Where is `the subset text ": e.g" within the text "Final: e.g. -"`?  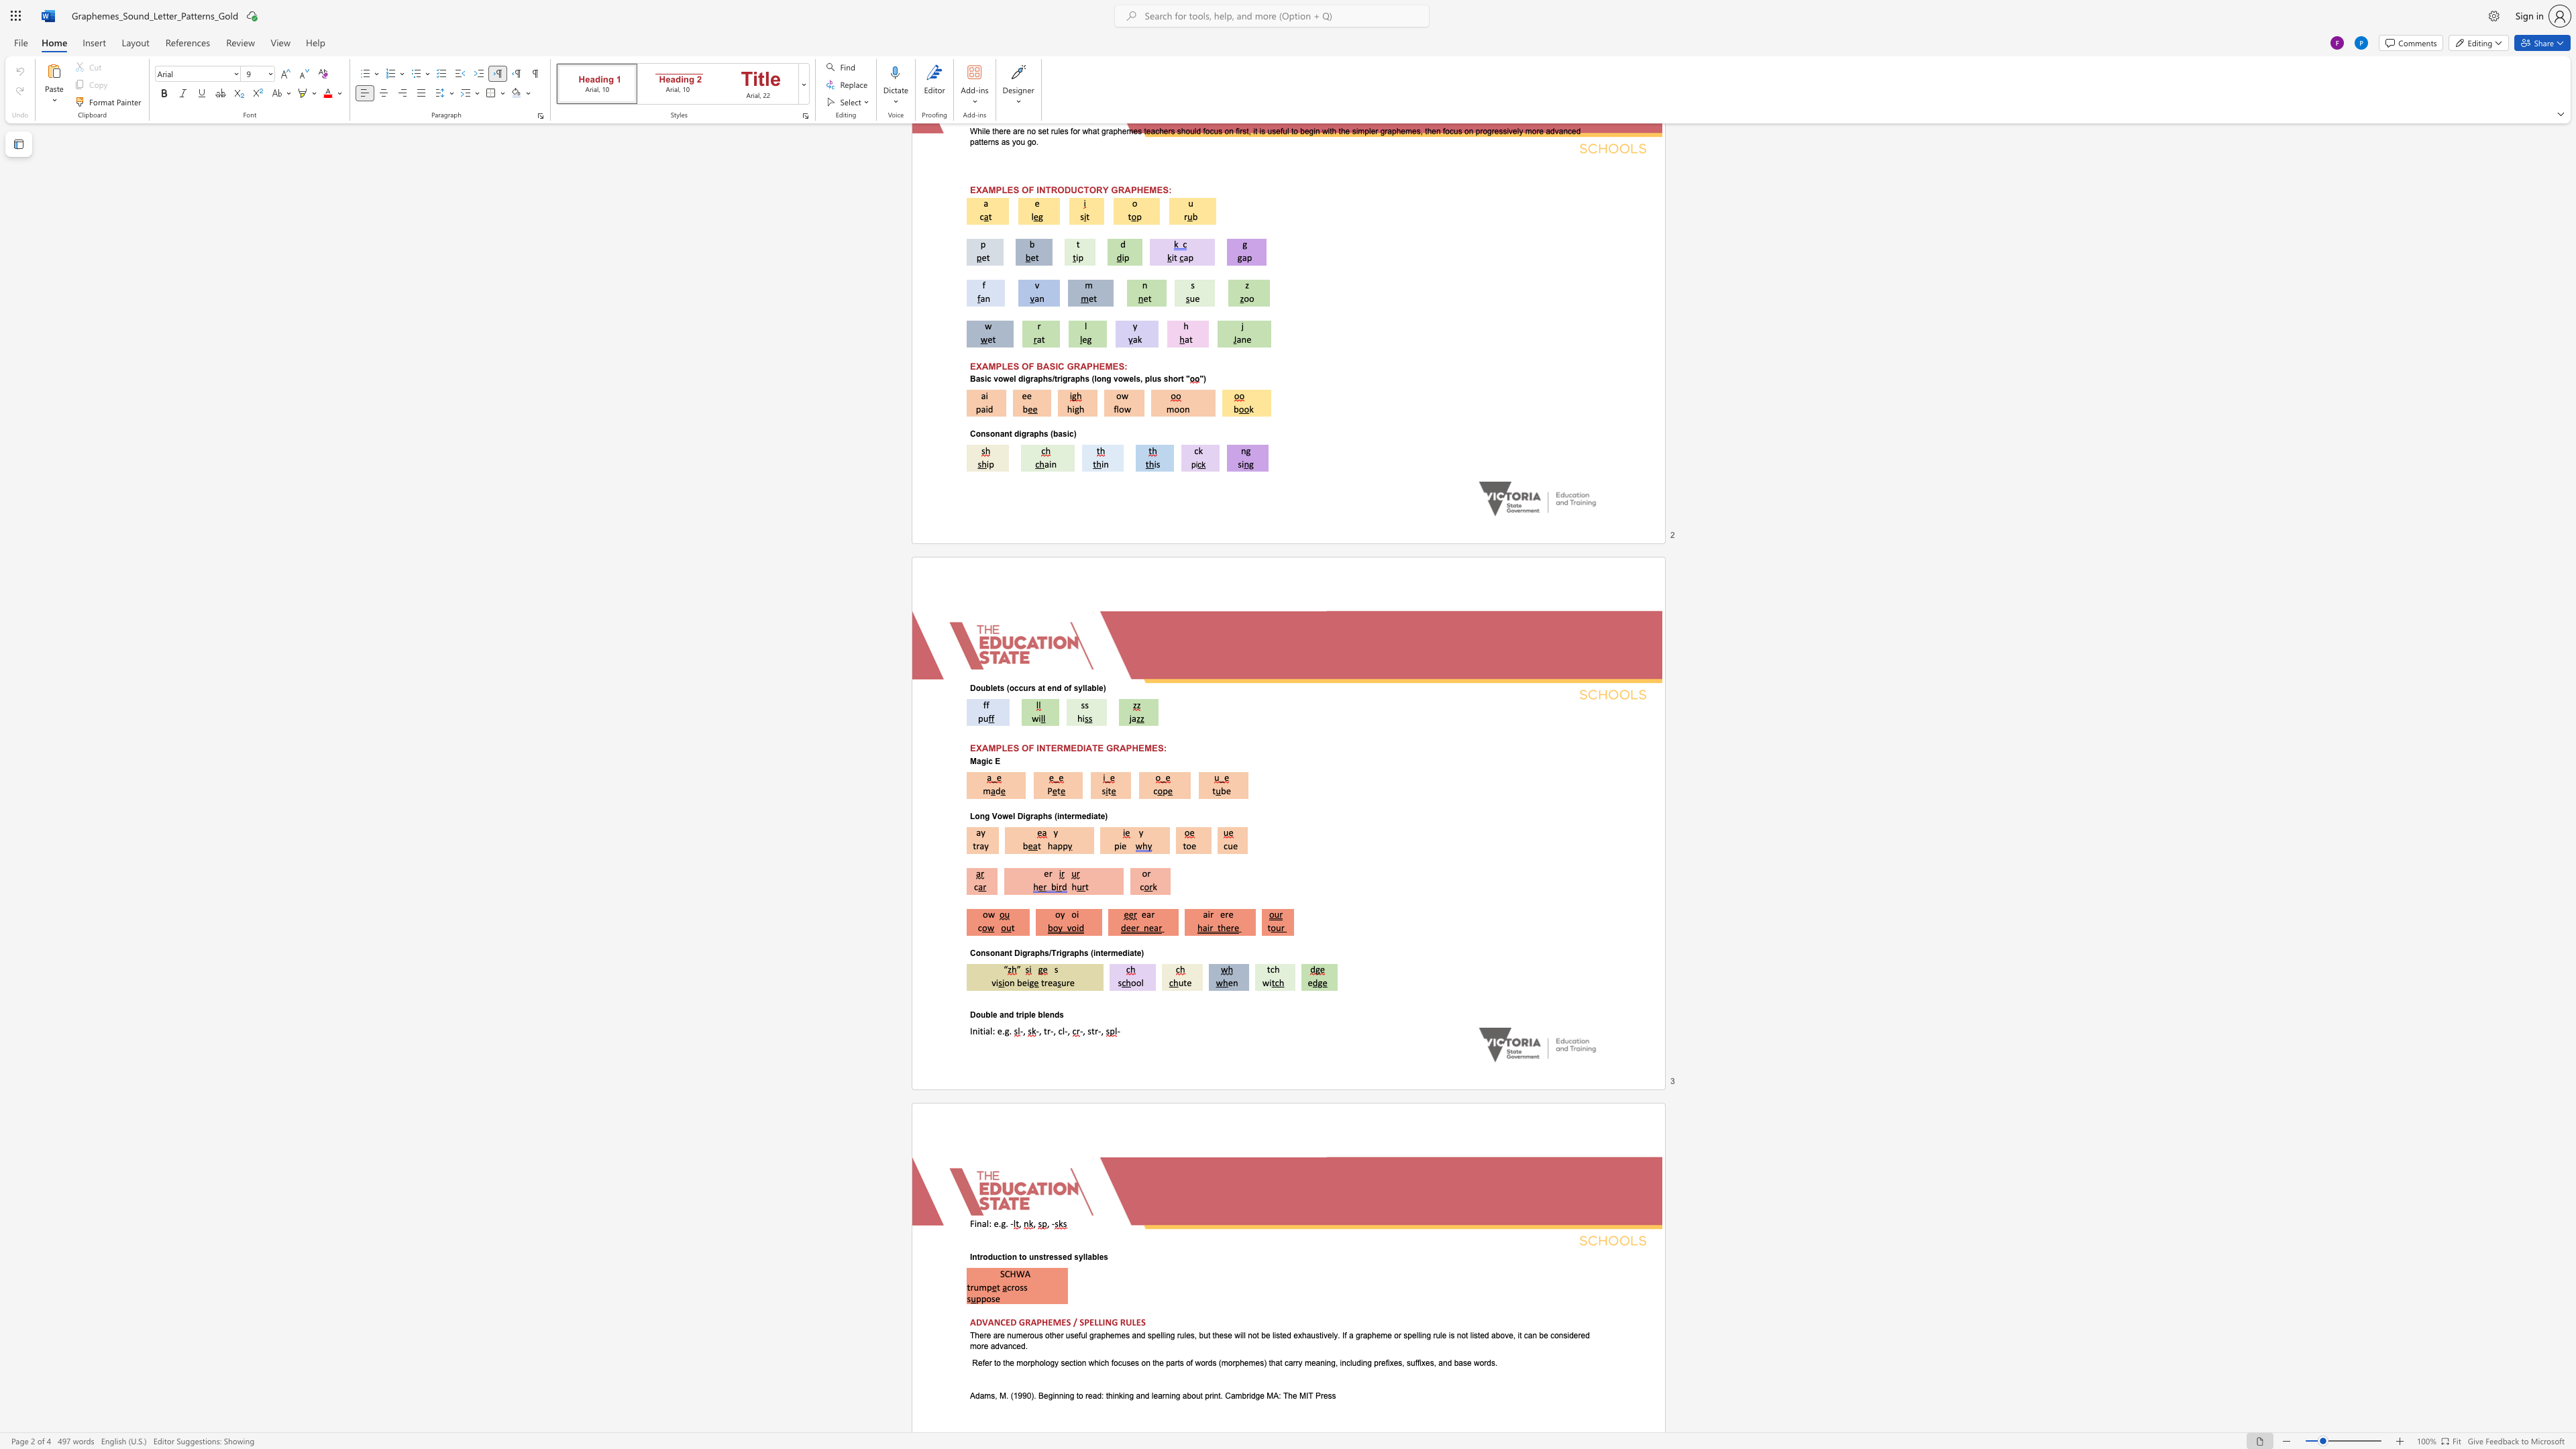
the subset text ": e.g" within the text "Final: e.g. -" is located at coordinates (988, 1222).